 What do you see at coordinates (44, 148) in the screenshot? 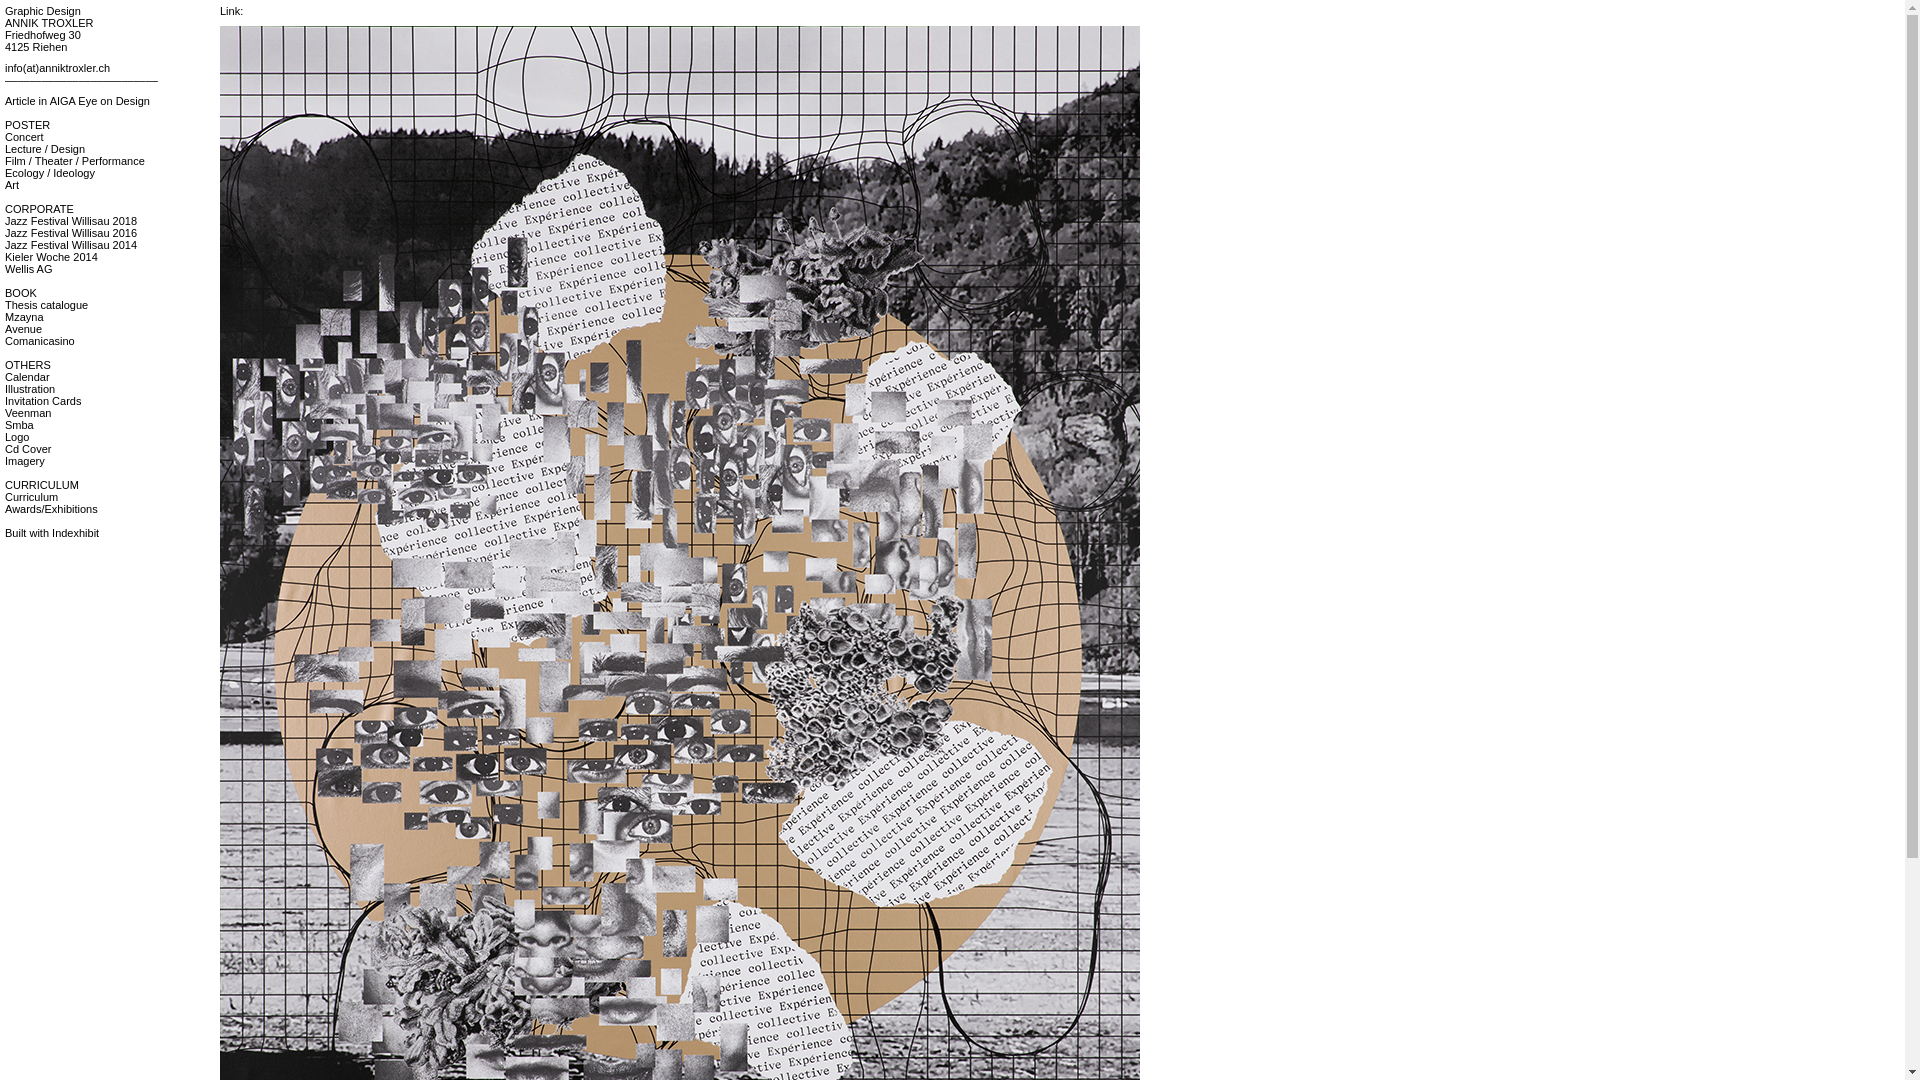
I see `'Lecture / Design'` at bounding box center [44, 148].